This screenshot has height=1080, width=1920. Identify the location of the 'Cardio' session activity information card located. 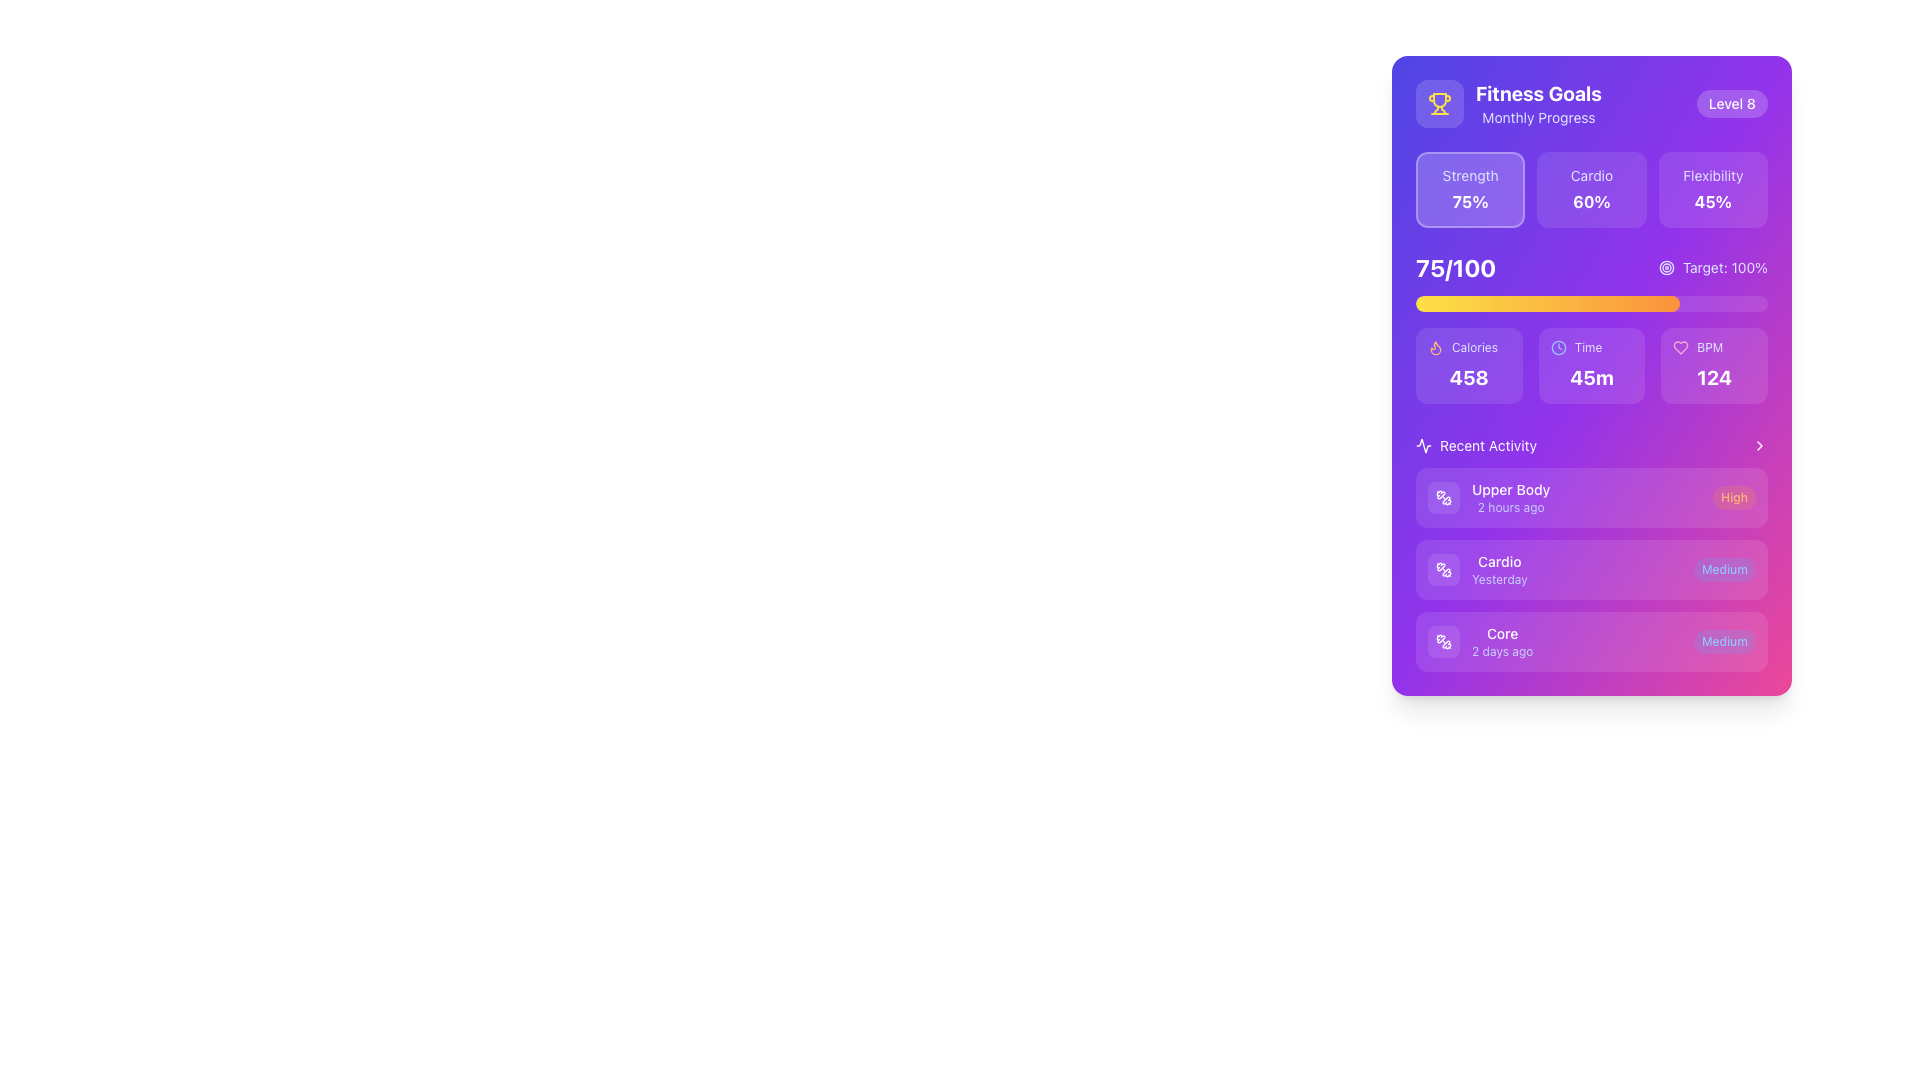
(1499, 570).